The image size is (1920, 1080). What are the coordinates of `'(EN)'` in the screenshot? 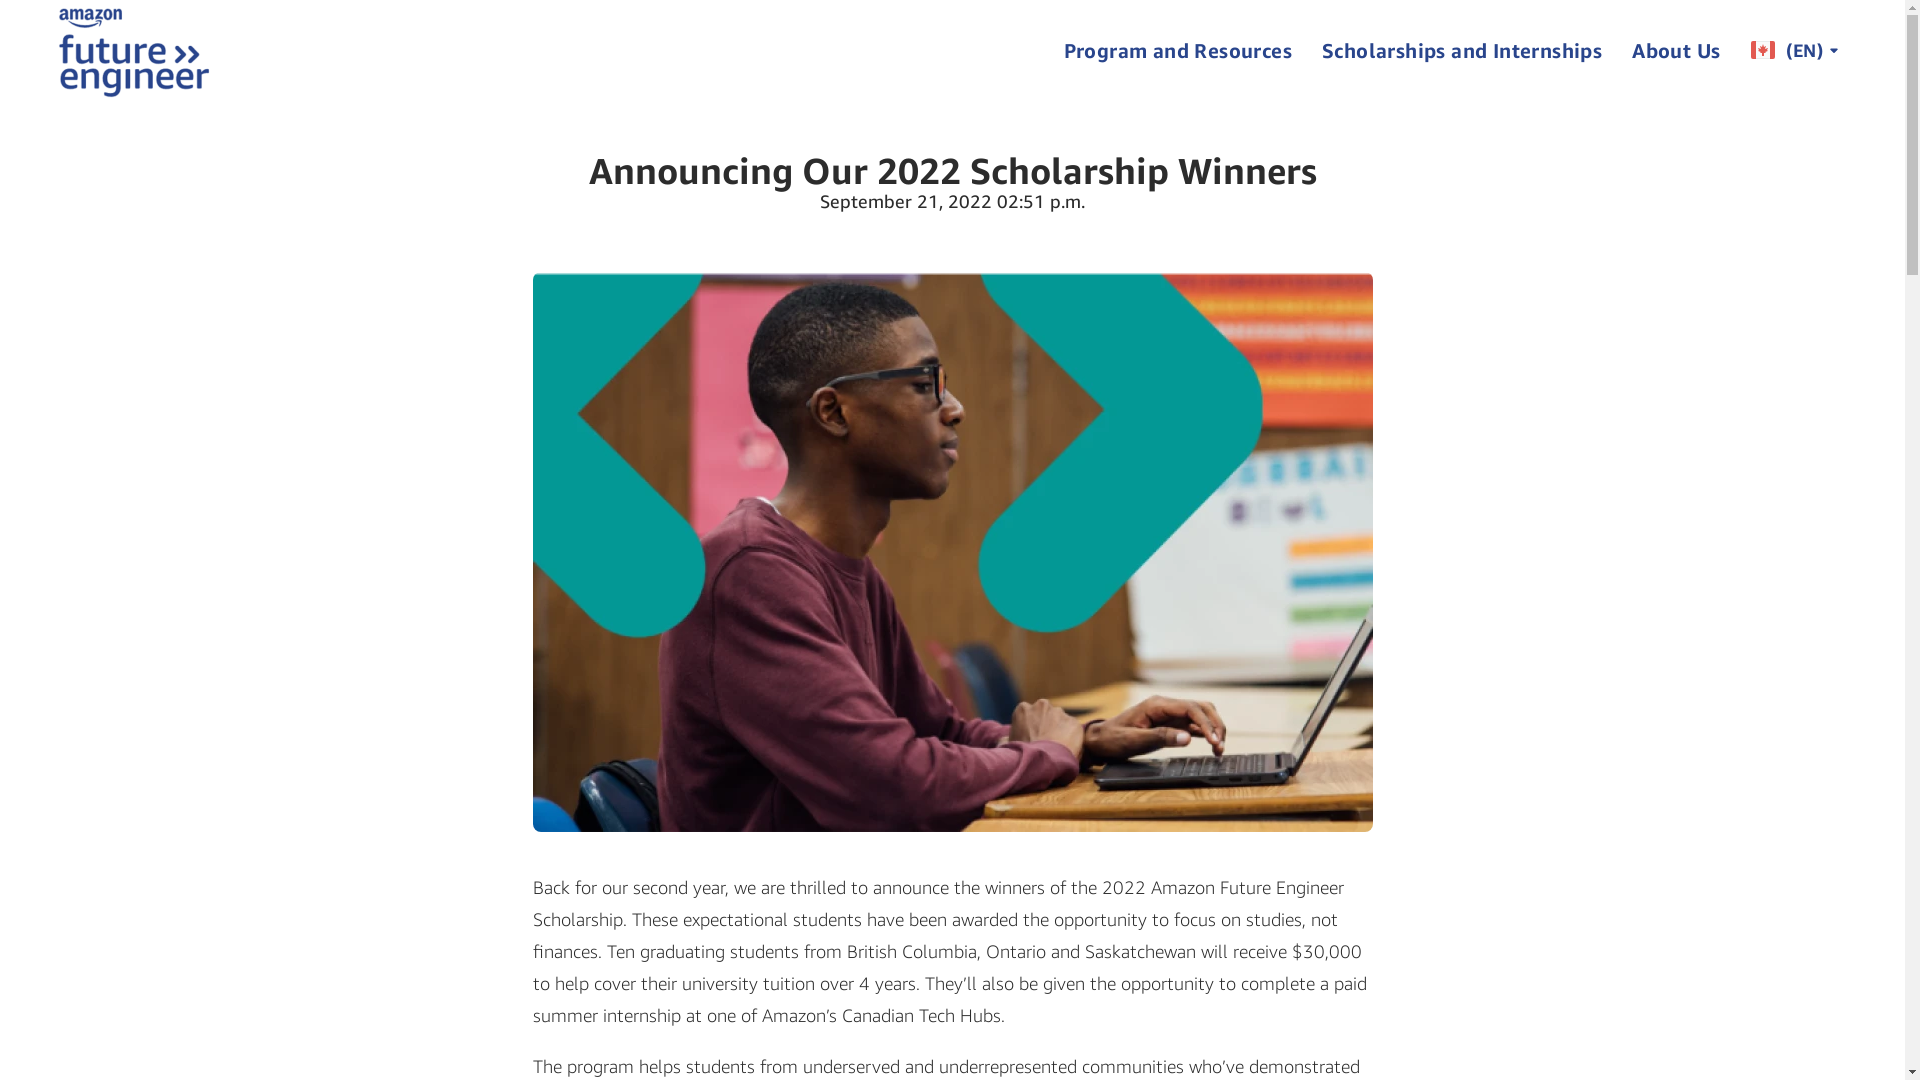 It's located at (1733, 49).